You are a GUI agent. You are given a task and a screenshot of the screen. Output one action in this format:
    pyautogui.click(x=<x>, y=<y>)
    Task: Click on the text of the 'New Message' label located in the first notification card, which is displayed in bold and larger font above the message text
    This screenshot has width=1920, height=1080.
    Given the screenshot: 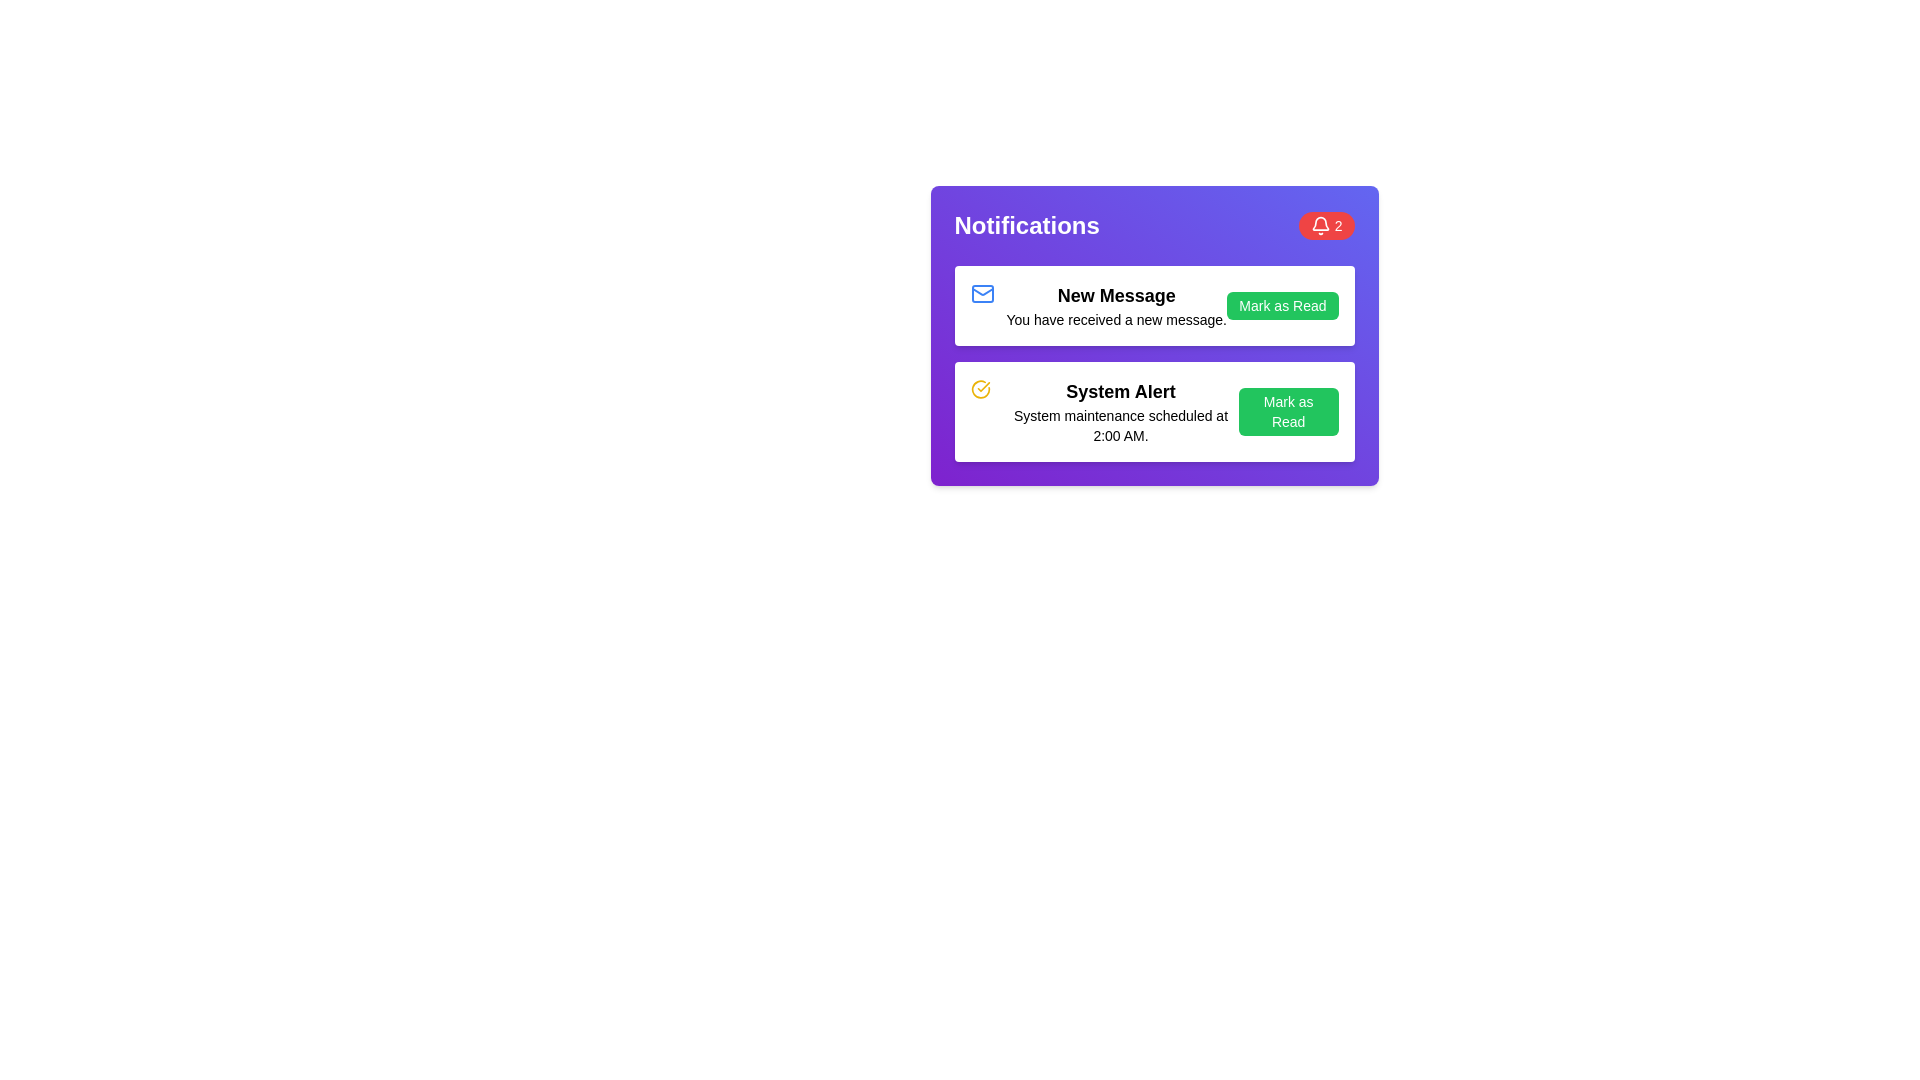 What is the action you would take?
    pyautogui.click(x=1115, y=296)
    